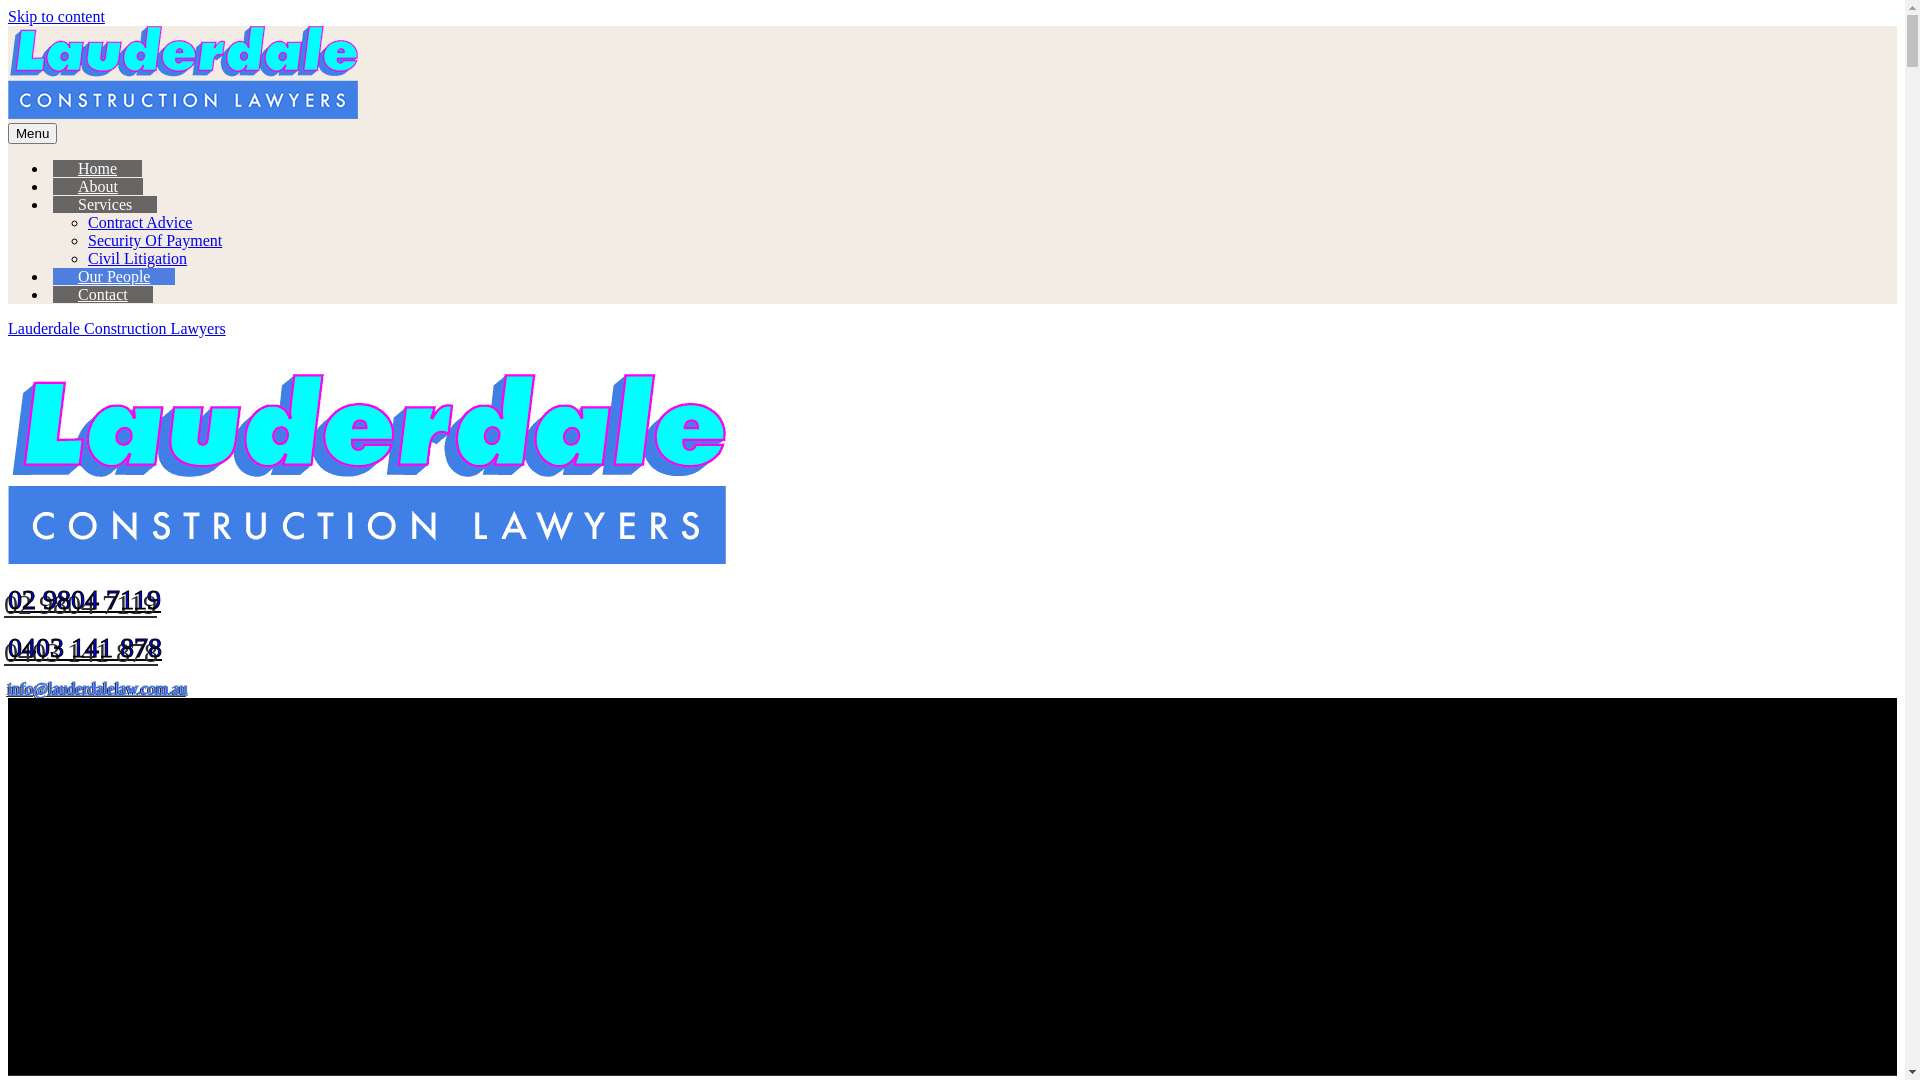 The image size is (1920, 1080). Describe the element at coordinates (113, 276) in the screenshot. I see `'Our People'` at that location.